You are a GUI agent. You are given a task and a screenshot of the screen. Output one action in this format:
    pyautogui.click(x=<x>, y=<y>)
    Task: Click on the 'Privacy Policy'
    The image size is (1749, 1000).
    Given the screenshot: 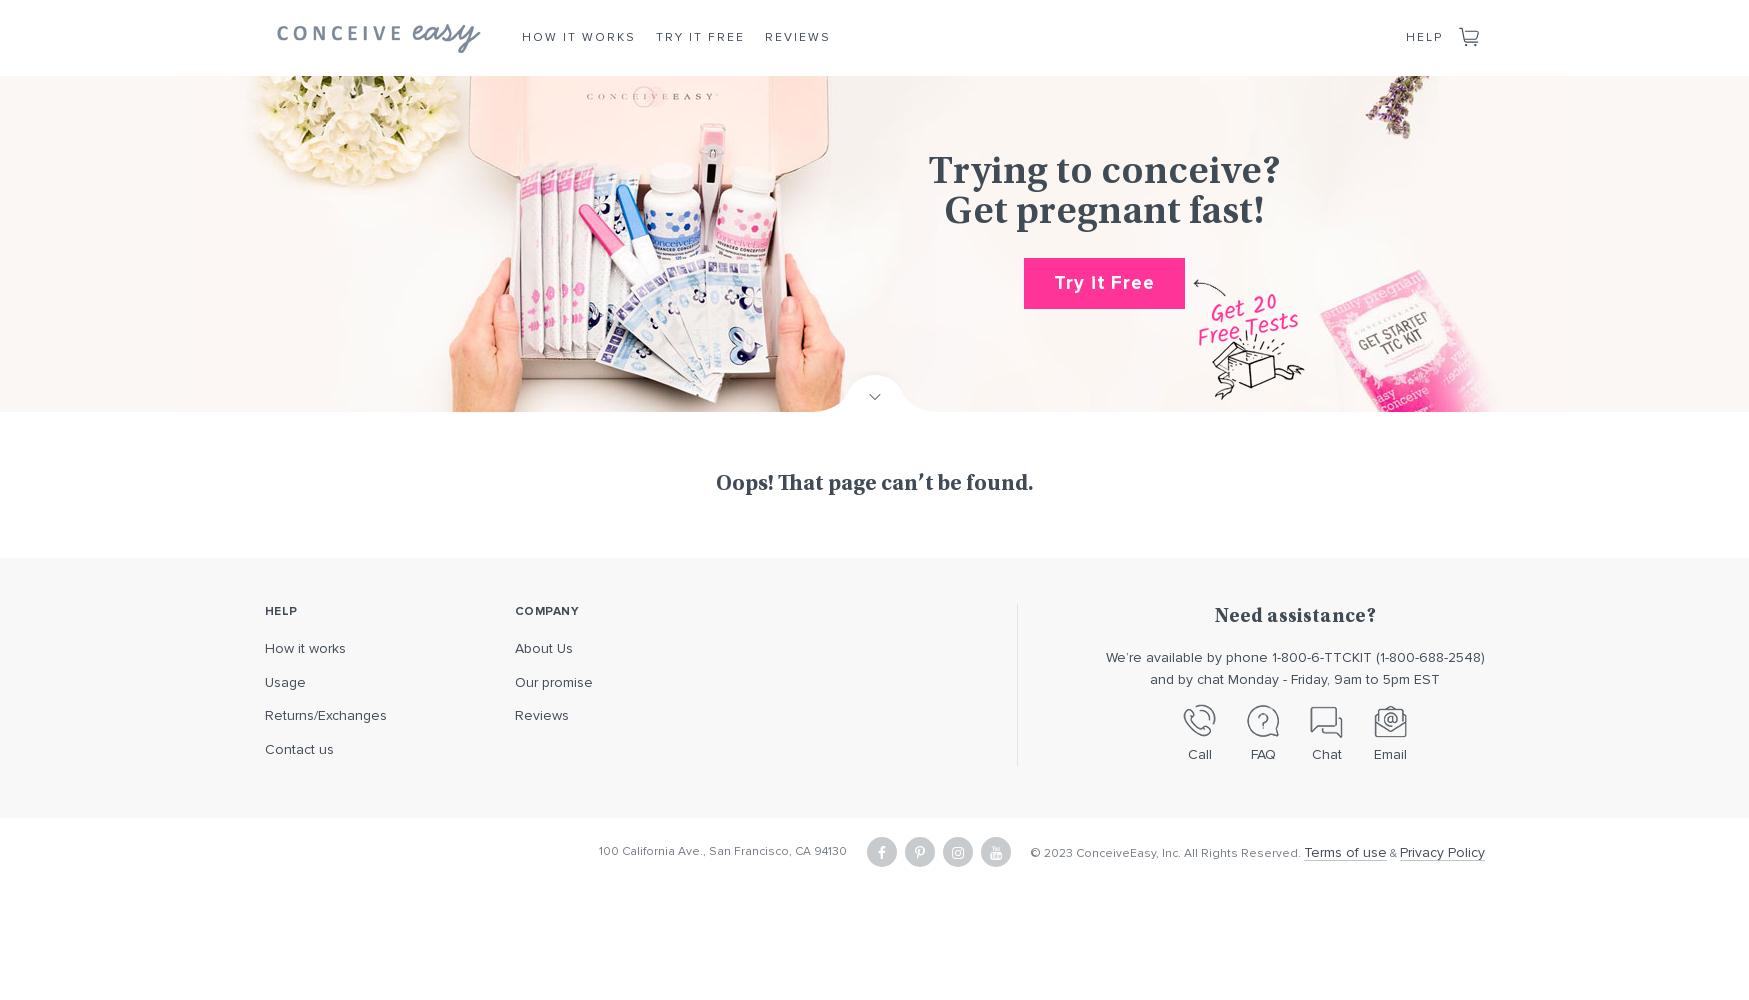 What is the action you would take?
    pyautogui.click(x=1441, y=850)
    